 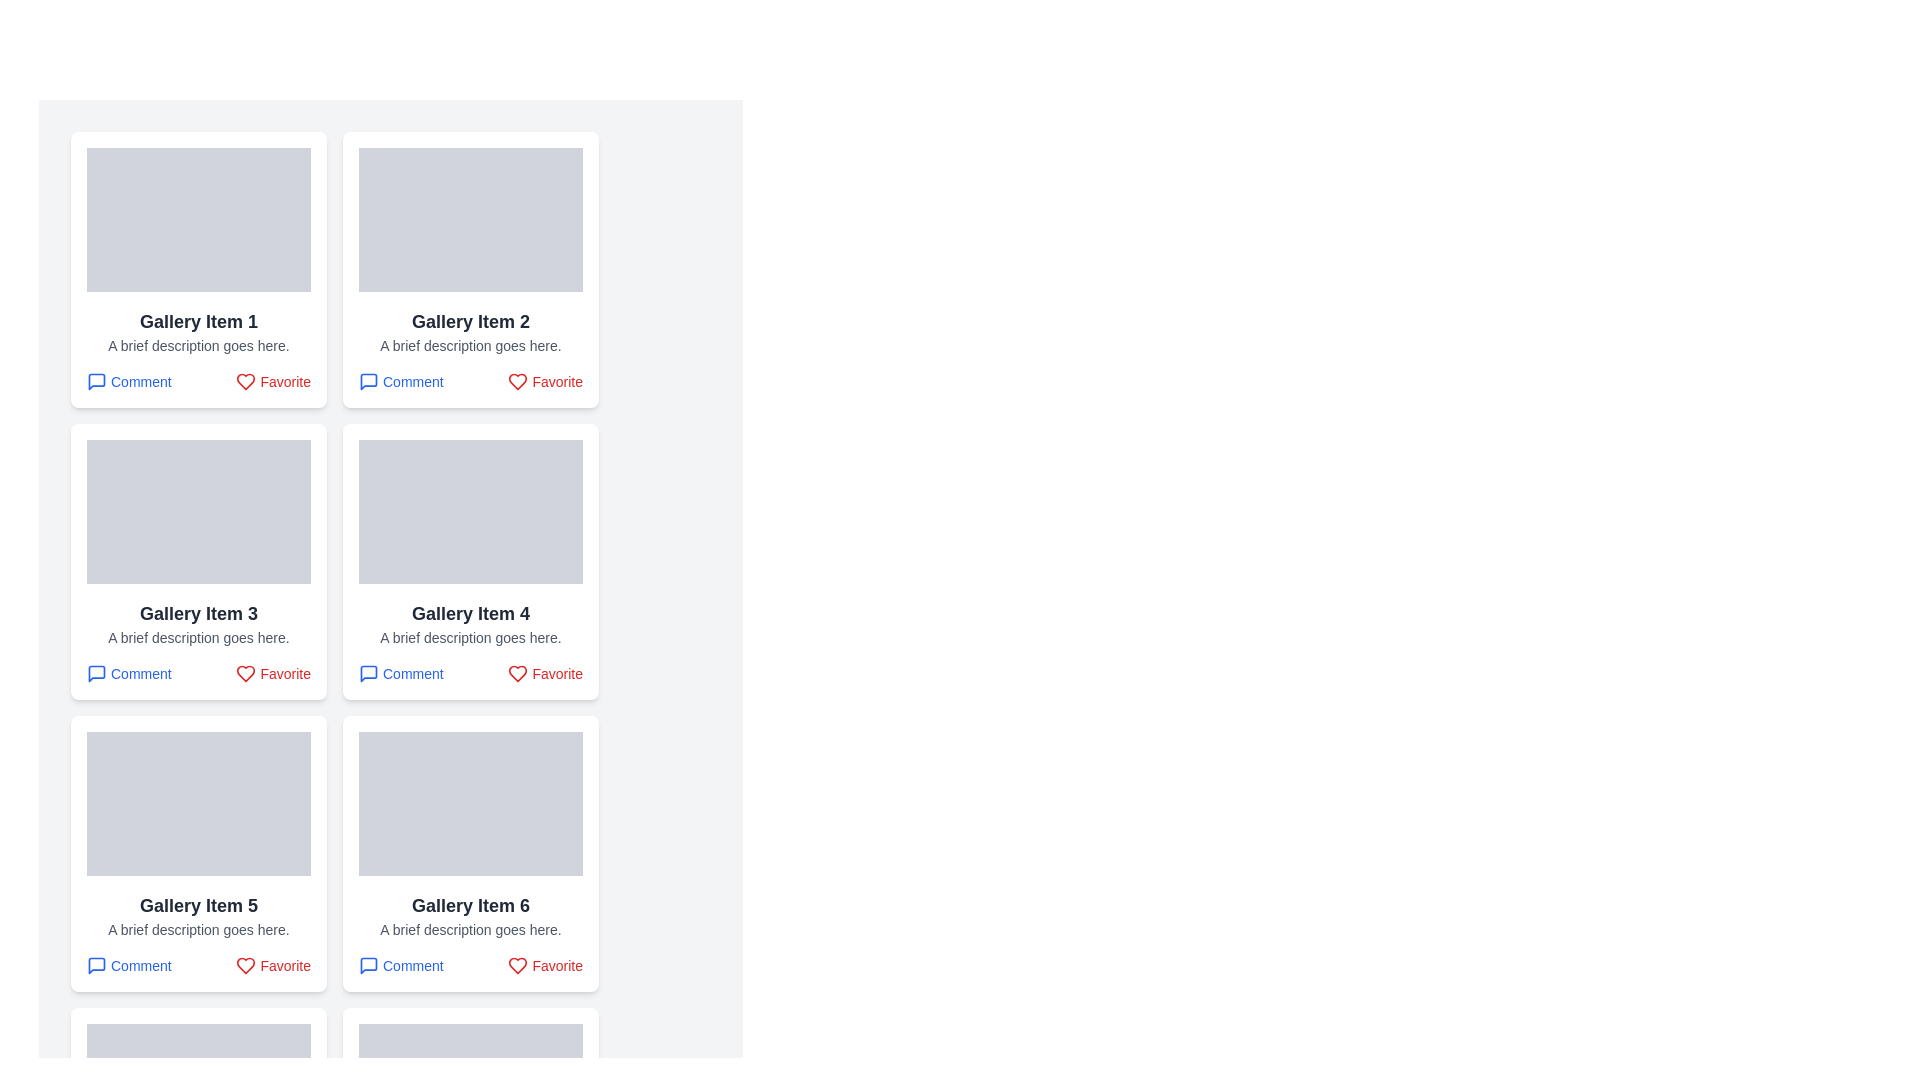 What do you see at coordinates (128, 674) in the screenshot?
I see `the 'Comment' button, which is a small blue text alongside a speech bubble icon, located at the bottom-left corner of the 'Gallery Item 3' card` at bounding box center [128, 674].